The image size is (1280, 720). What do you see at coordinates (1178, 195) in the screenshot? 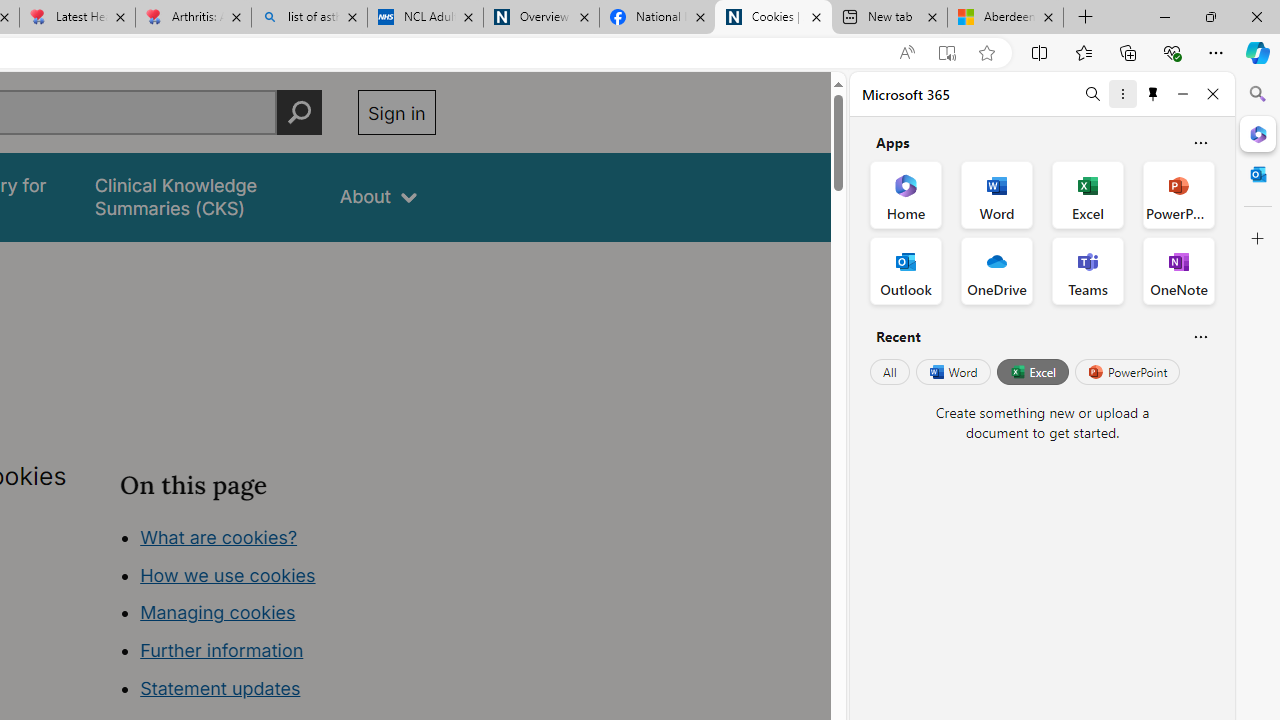
I see `'PowerPoint Office App'` at bounding box center [1178, 195].